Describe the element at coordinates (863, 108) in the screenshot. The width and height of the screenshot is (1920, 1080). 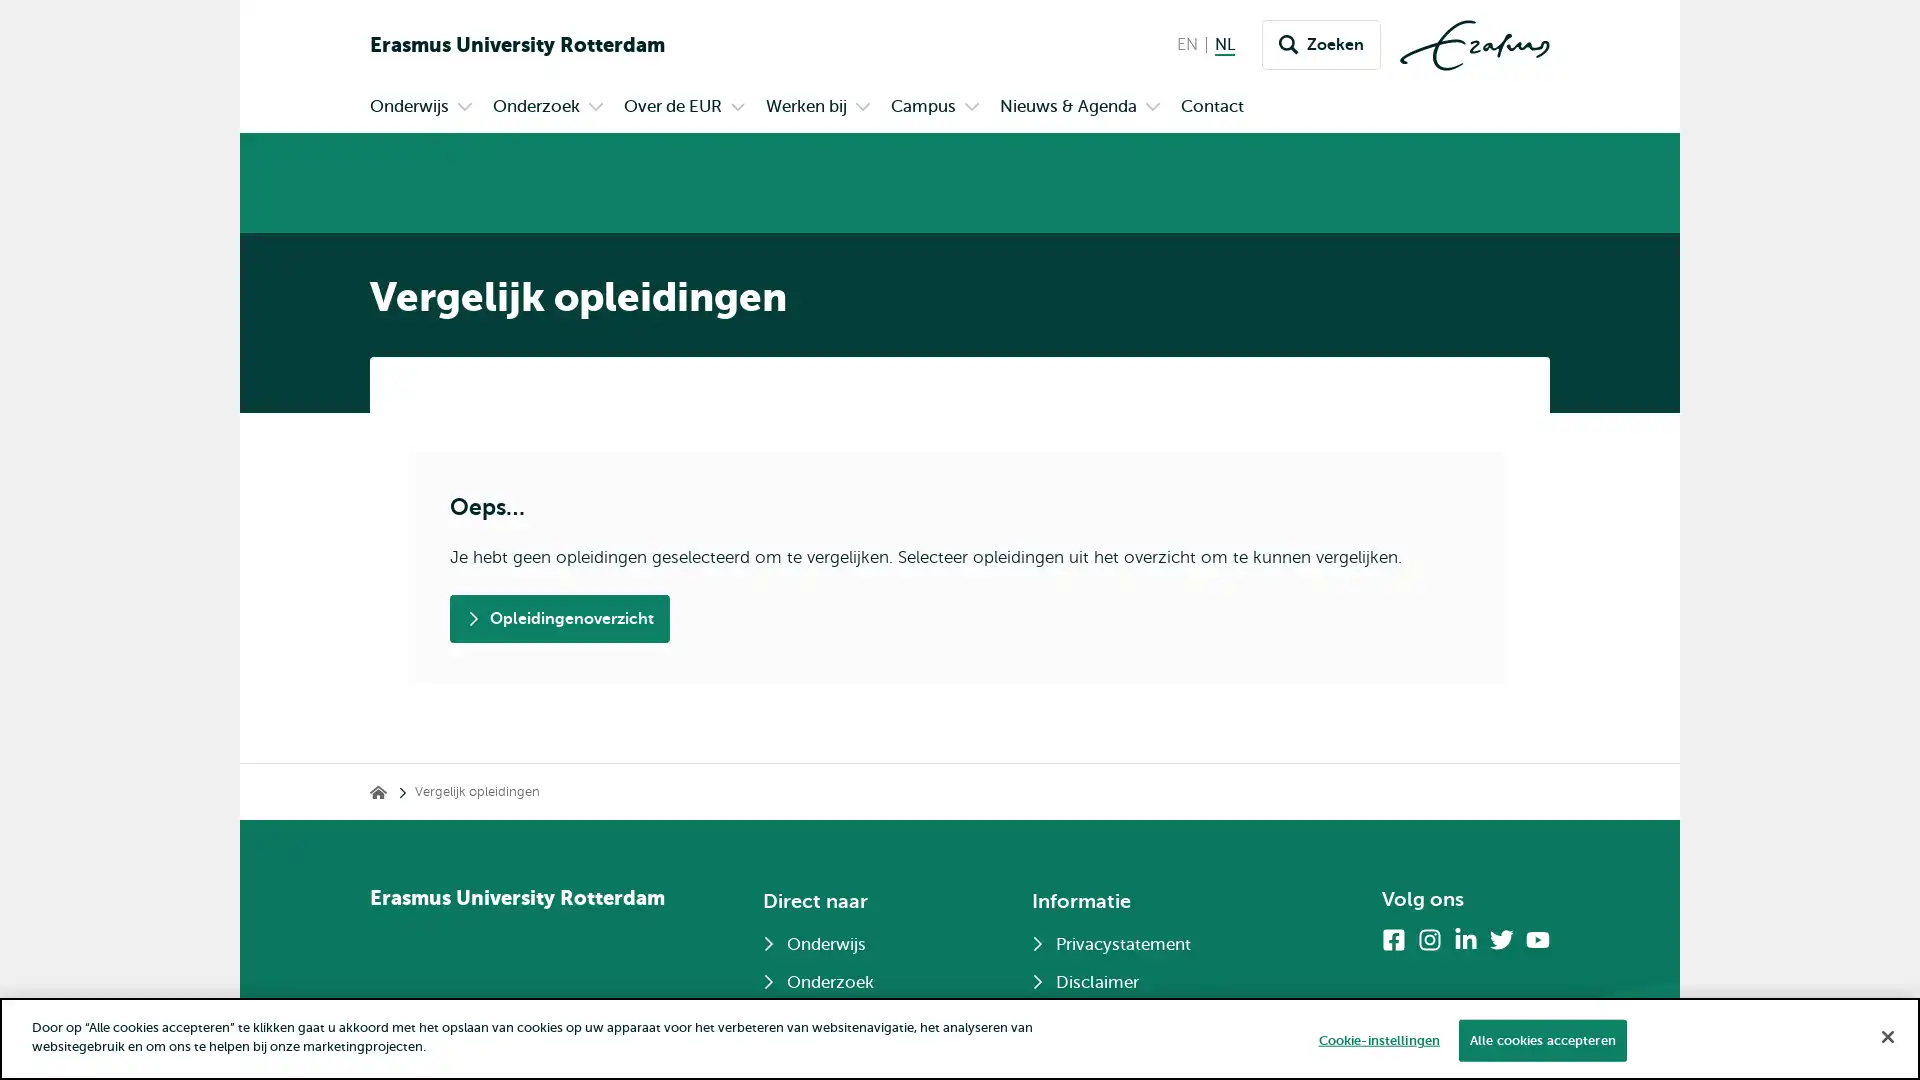
I see `Open submenu` at that location.